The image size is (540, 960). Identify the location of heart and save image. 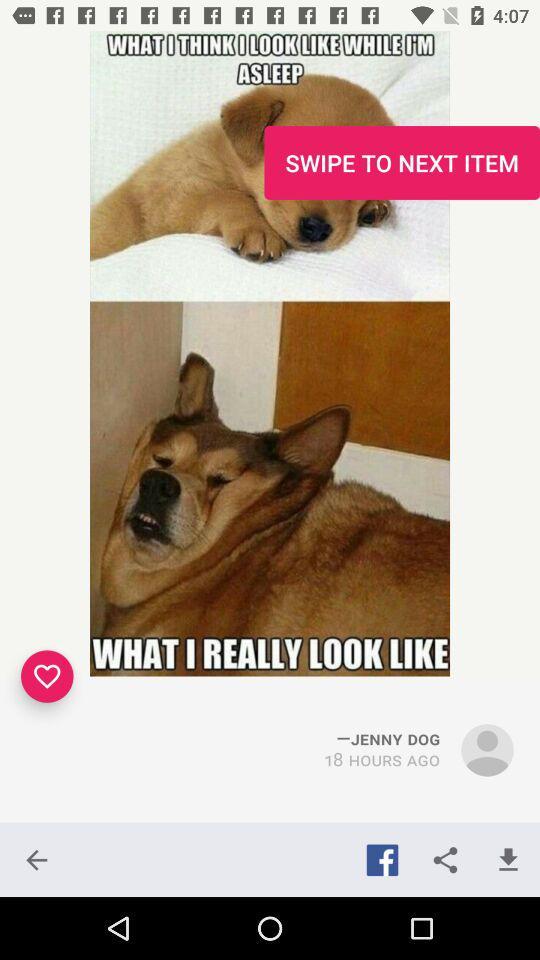
(47, 676).